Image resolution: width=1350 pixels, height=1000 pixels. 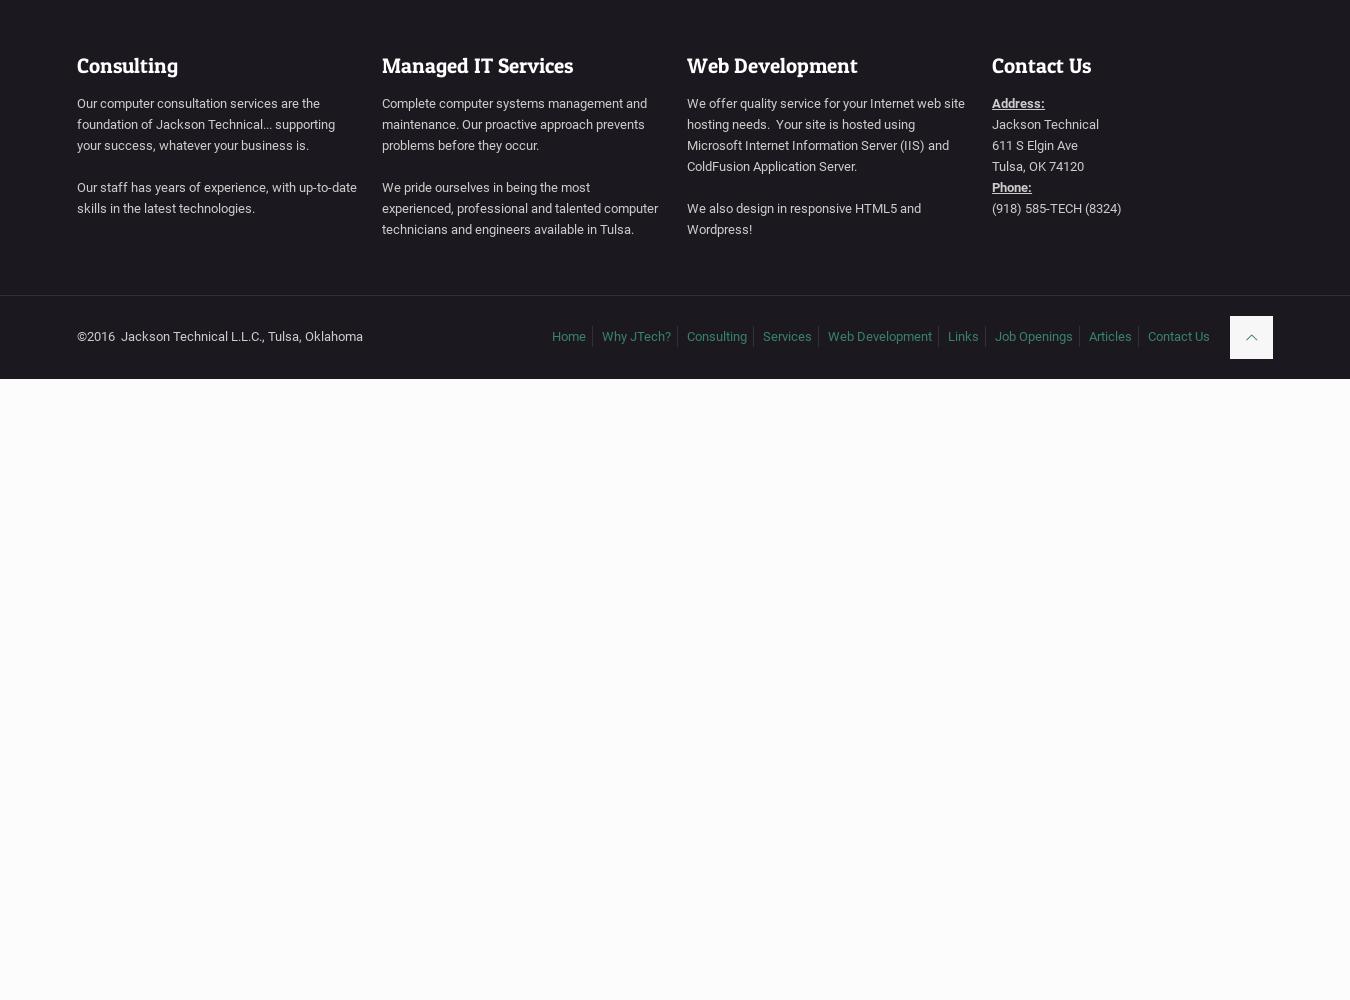 I want to click on 'Our computer consultation services are the foundation of Jackson Technical... supporting your success, whatever 
						your business is.', so click(x=75, y=123).